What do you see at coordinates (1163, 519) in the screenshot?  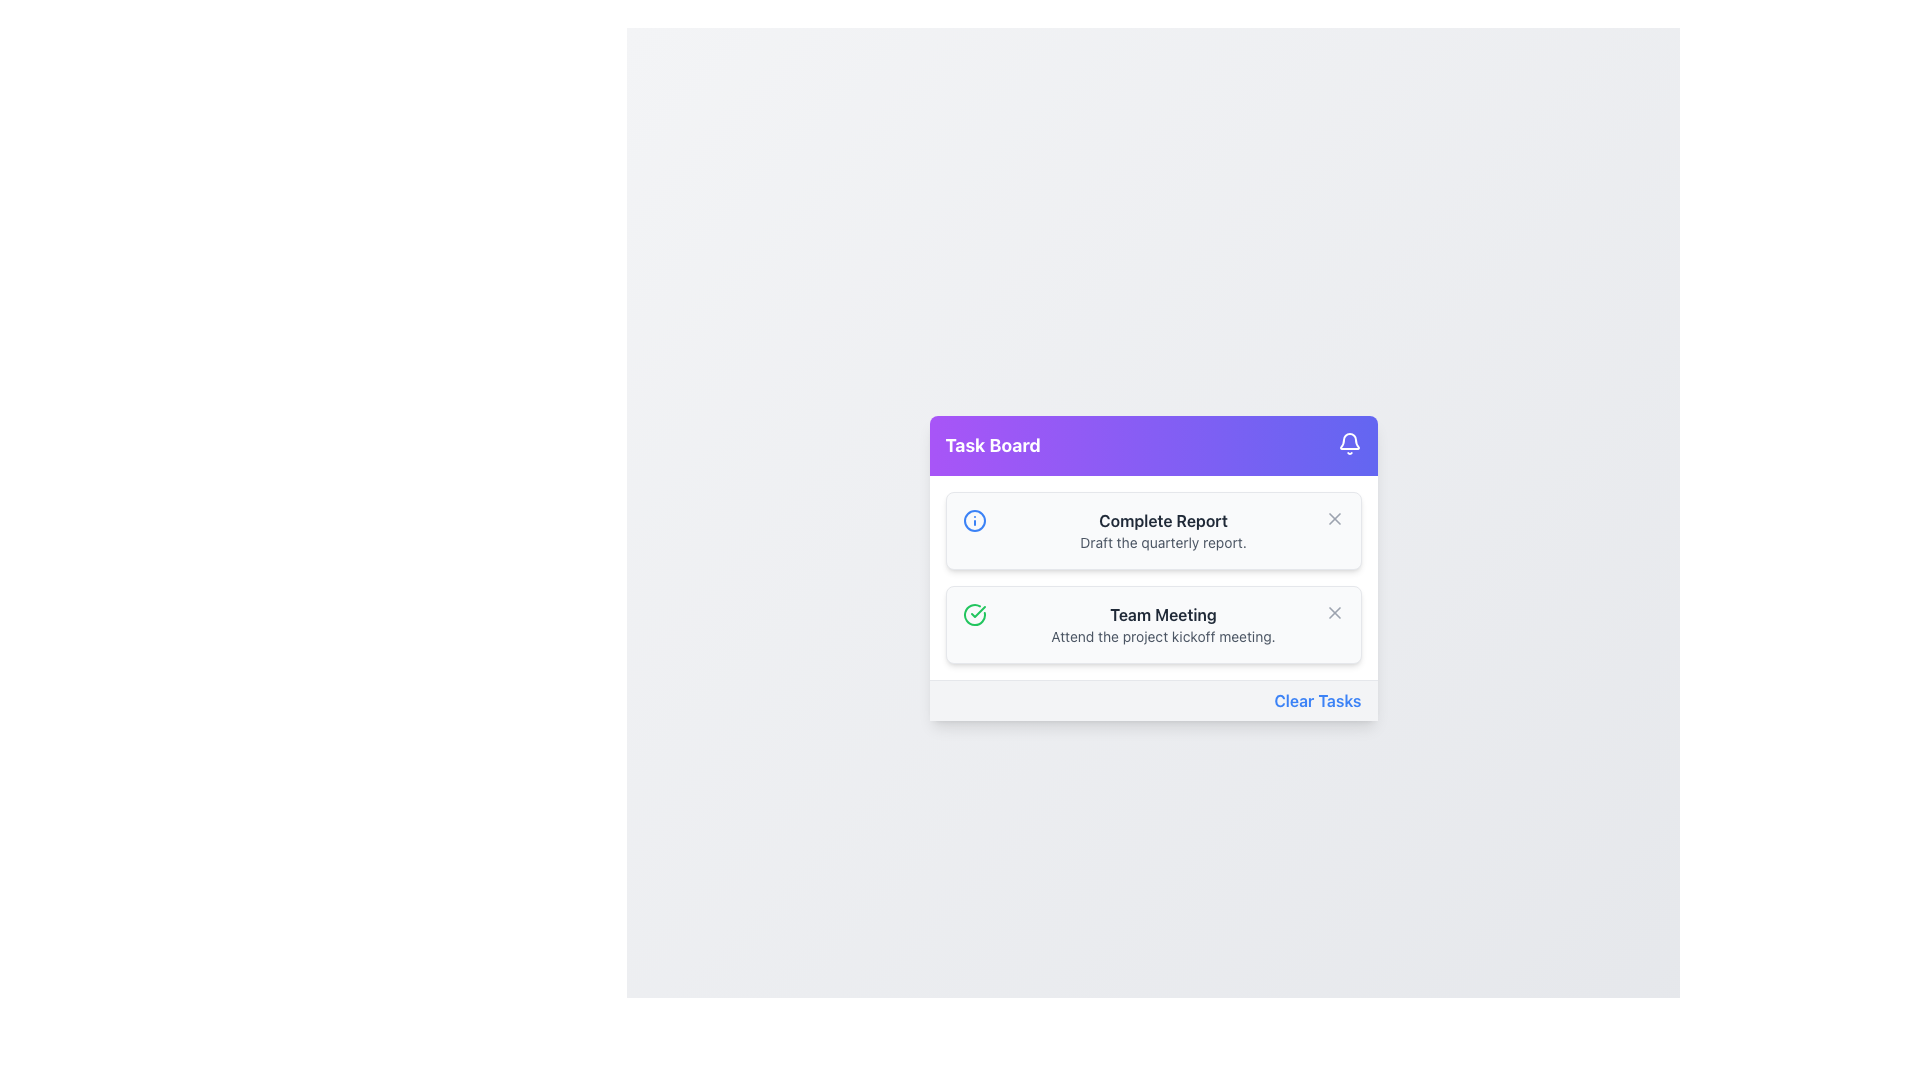 I see `the title text element located at the top-middle of the task card in the 'Task Board' section, which summarizes the purpose of the task below it` at bounding box center [1163, 519].